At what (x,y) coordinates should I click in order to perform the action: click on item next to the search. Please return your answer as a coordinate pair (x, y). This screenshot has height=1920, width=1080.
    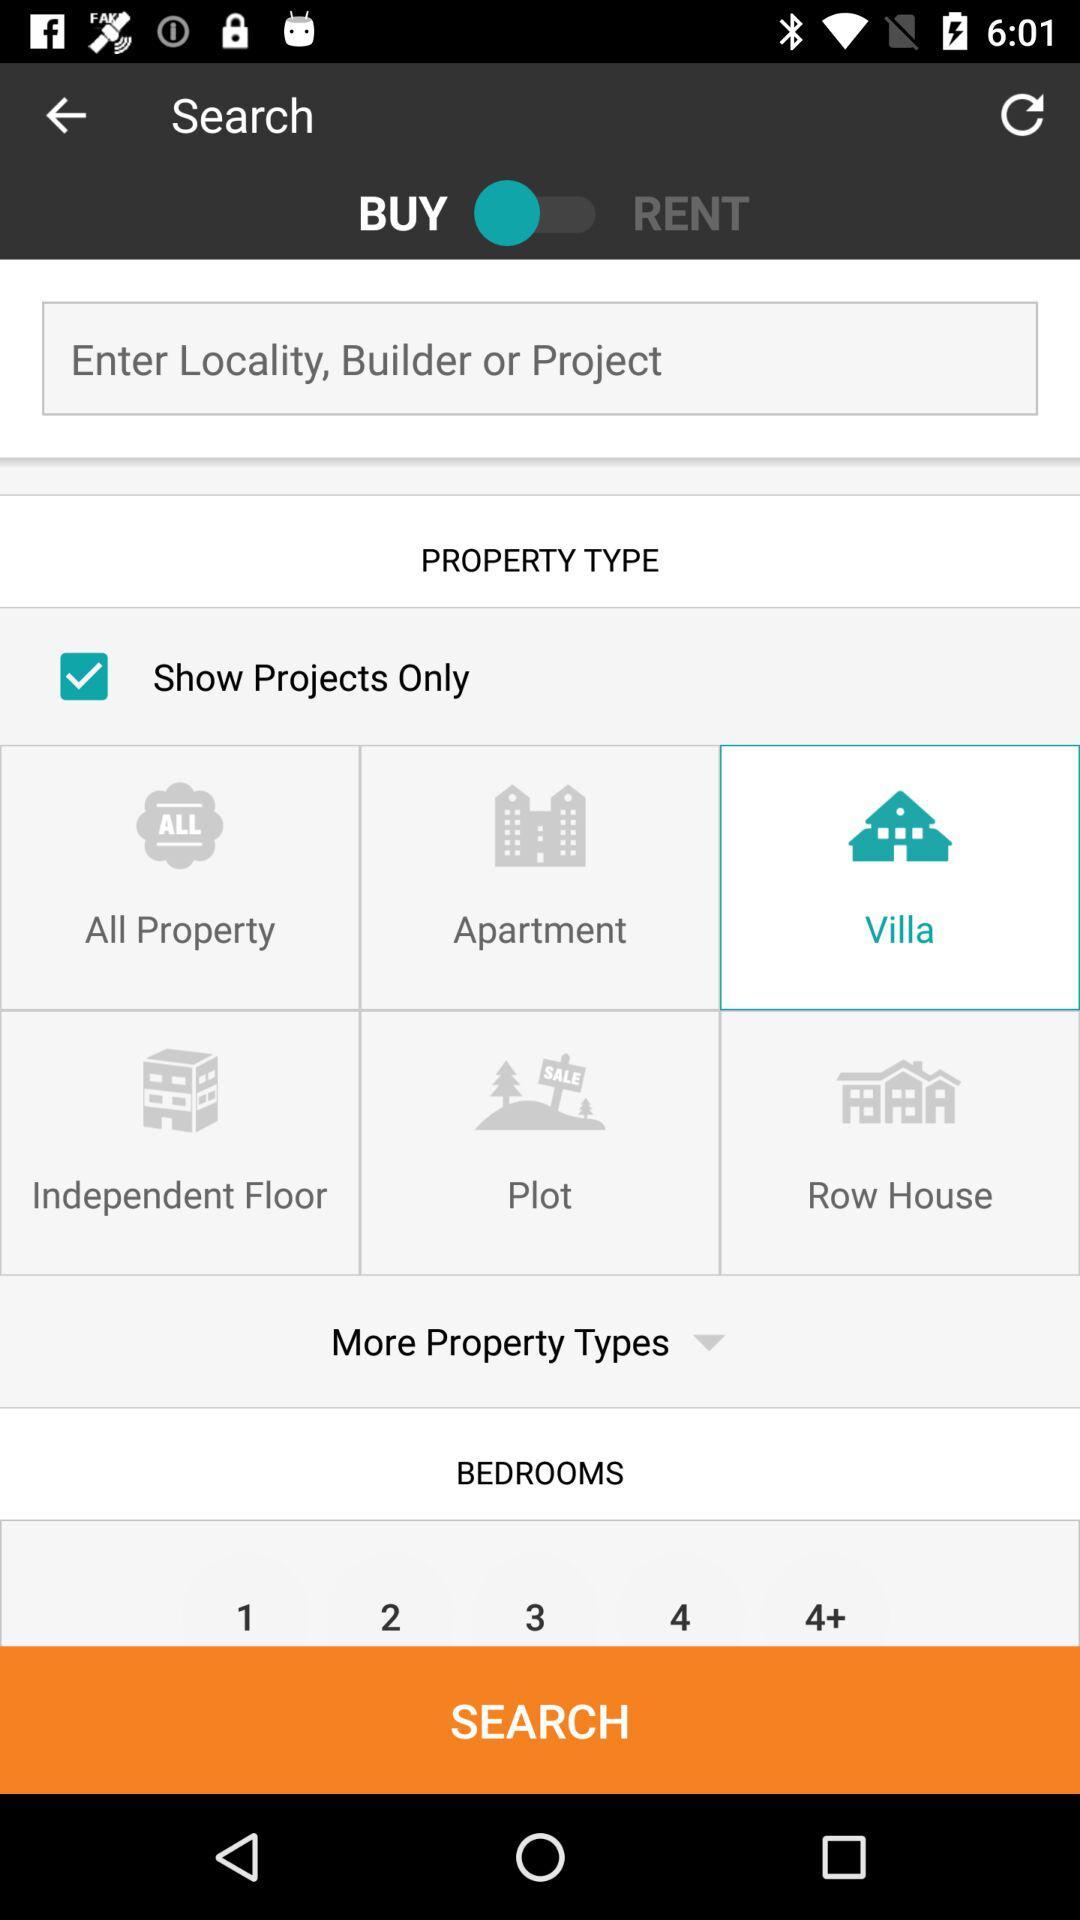
    Looking at the image, I should click on (1022, 113).